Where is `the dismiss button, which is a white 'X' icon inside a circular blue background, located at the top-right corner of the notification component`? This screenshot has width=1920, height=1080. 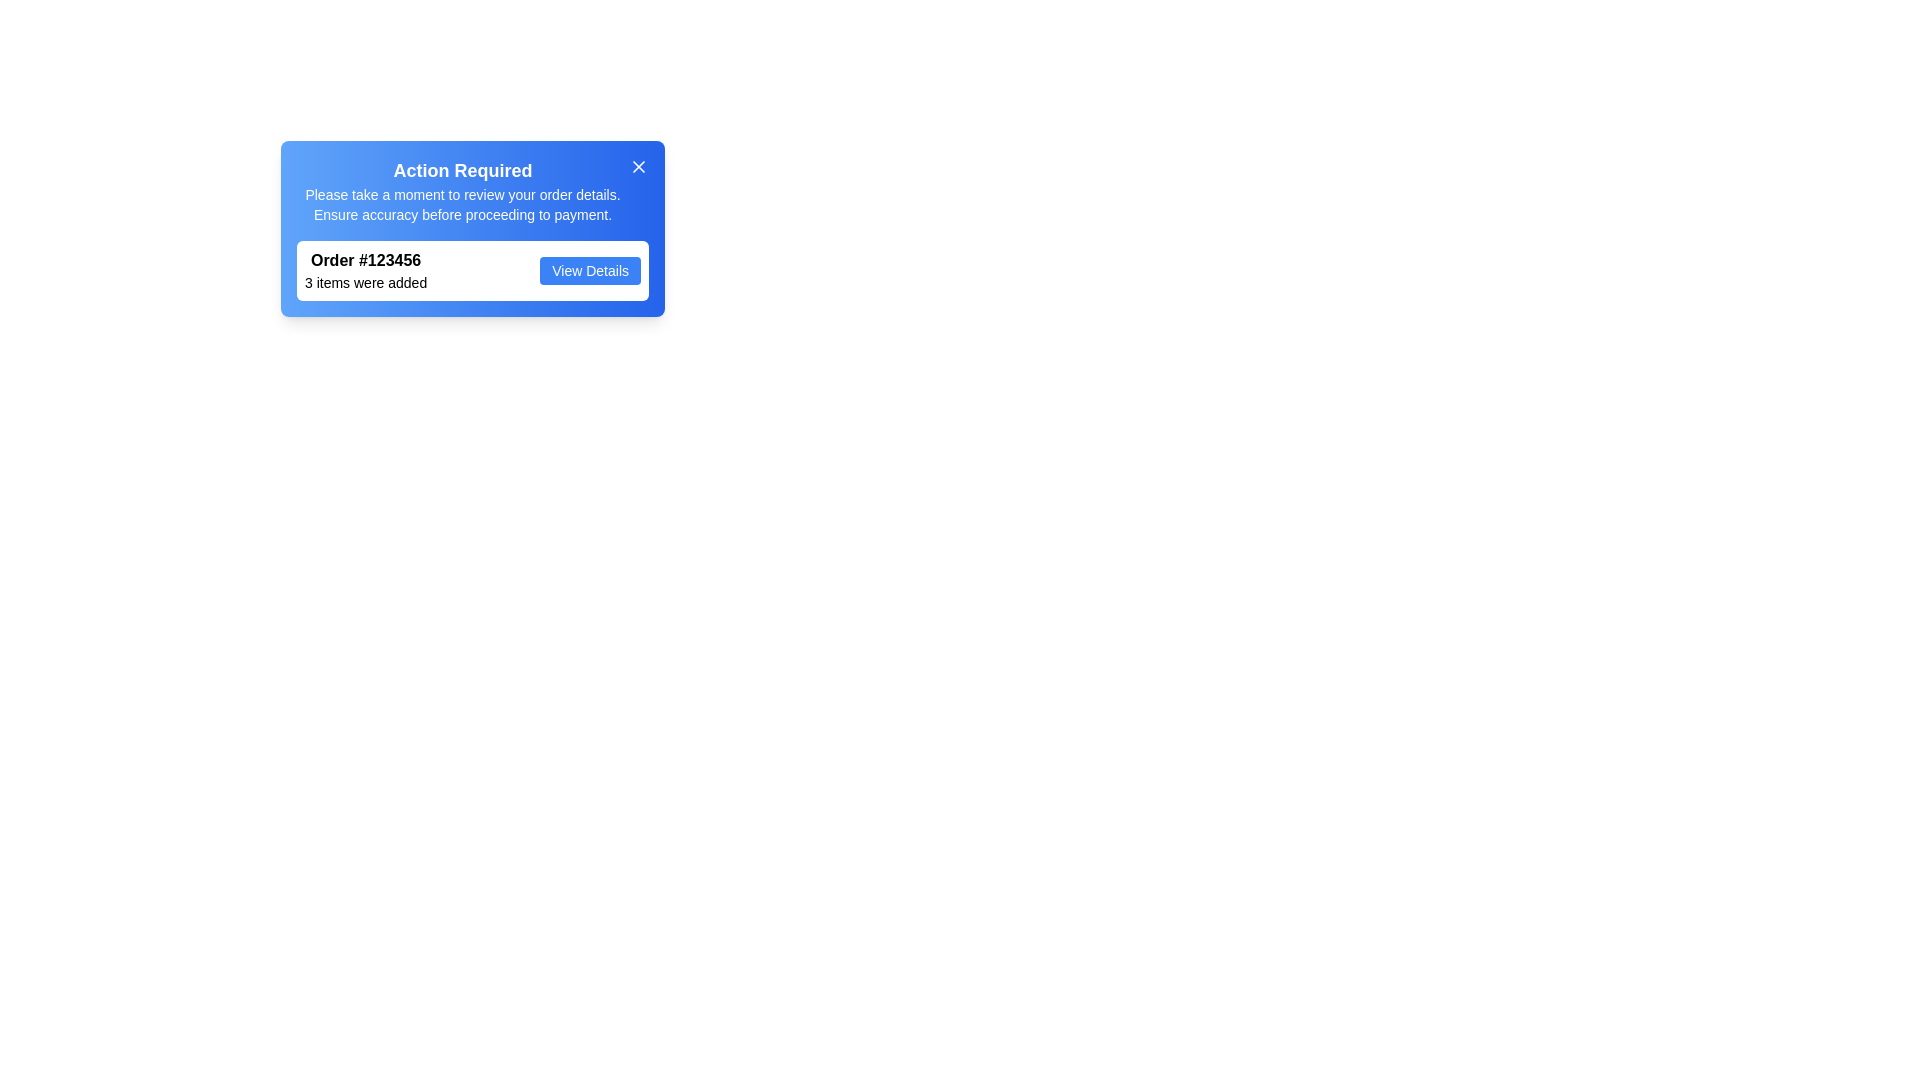
the dismiss button, which is a white 'X' icon inside a circular blue background, located at the top-right corner of the notification component is located at coordinates (637, 165).